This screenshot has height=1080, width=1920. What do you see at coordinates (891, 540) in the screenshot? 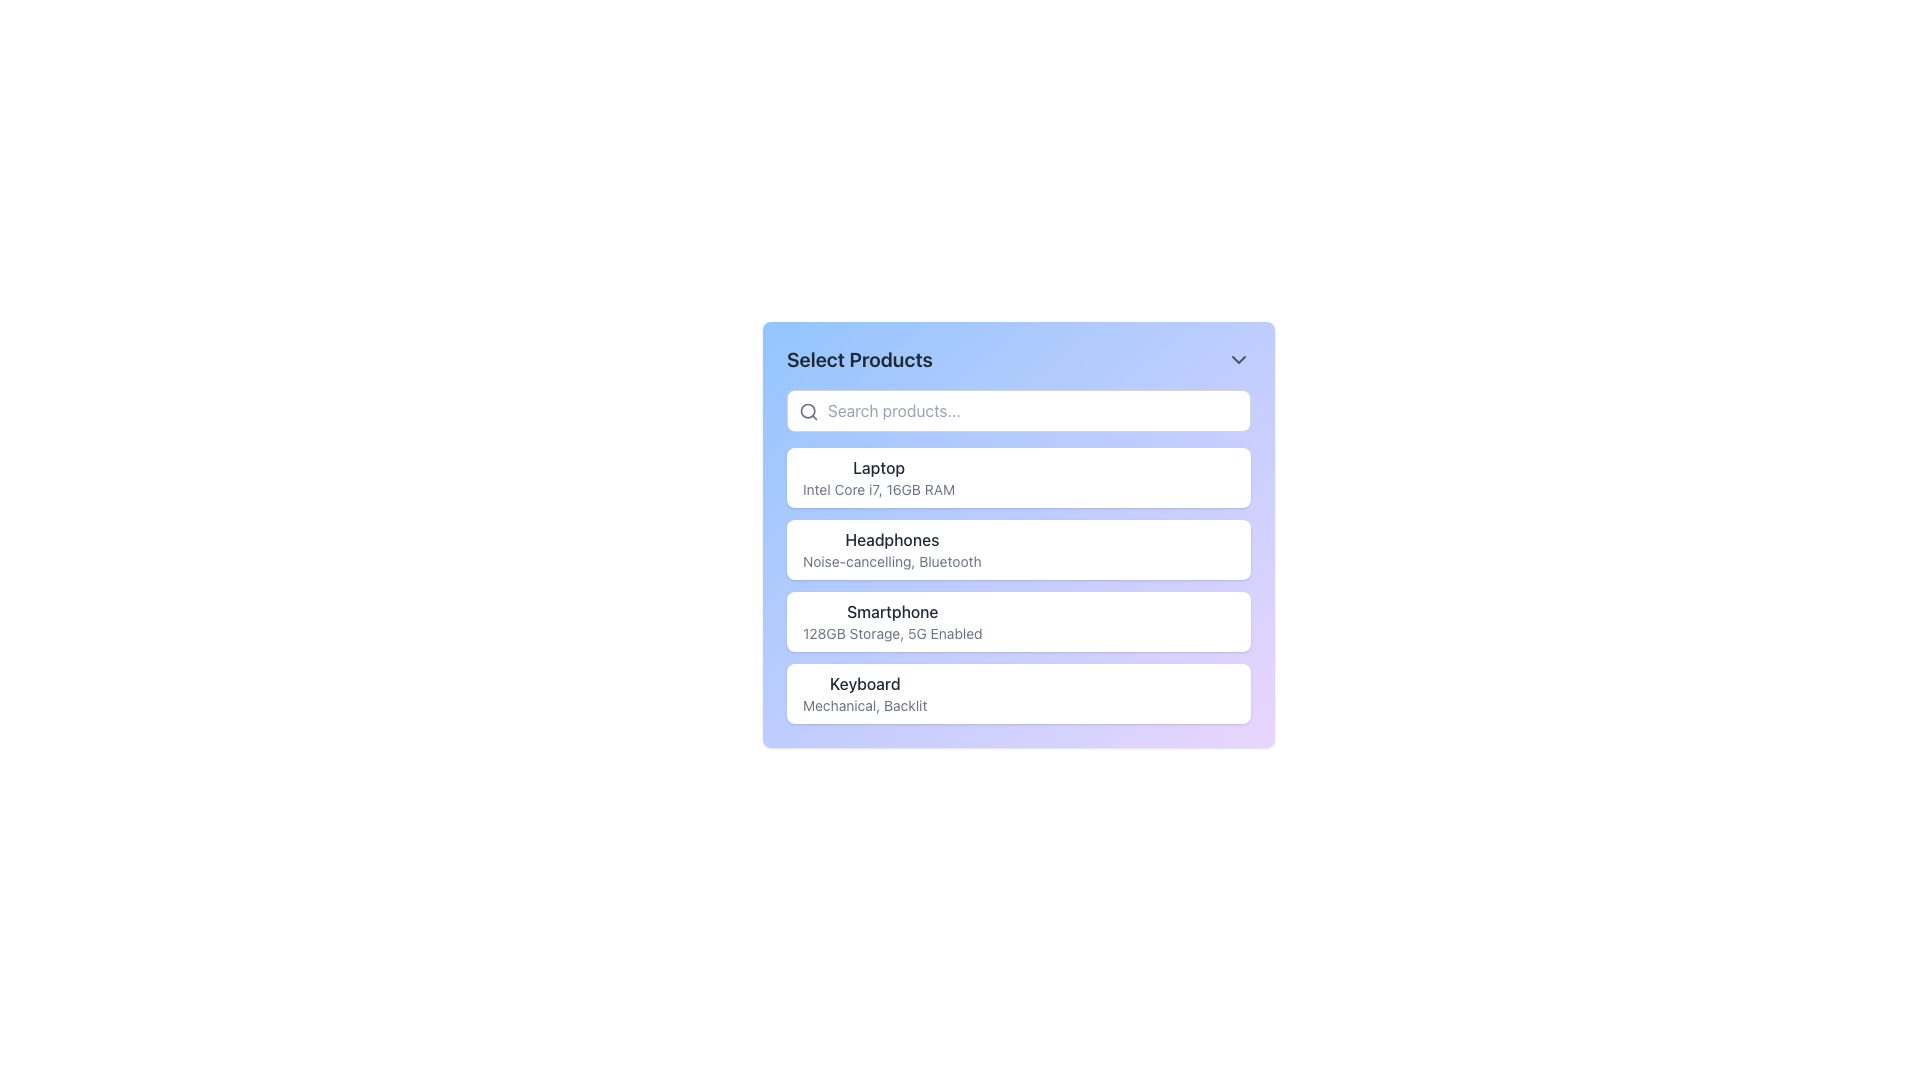
I see `the primary title text for the product category 'Headphones' in the product selection list` at bounding box center [891, 540].